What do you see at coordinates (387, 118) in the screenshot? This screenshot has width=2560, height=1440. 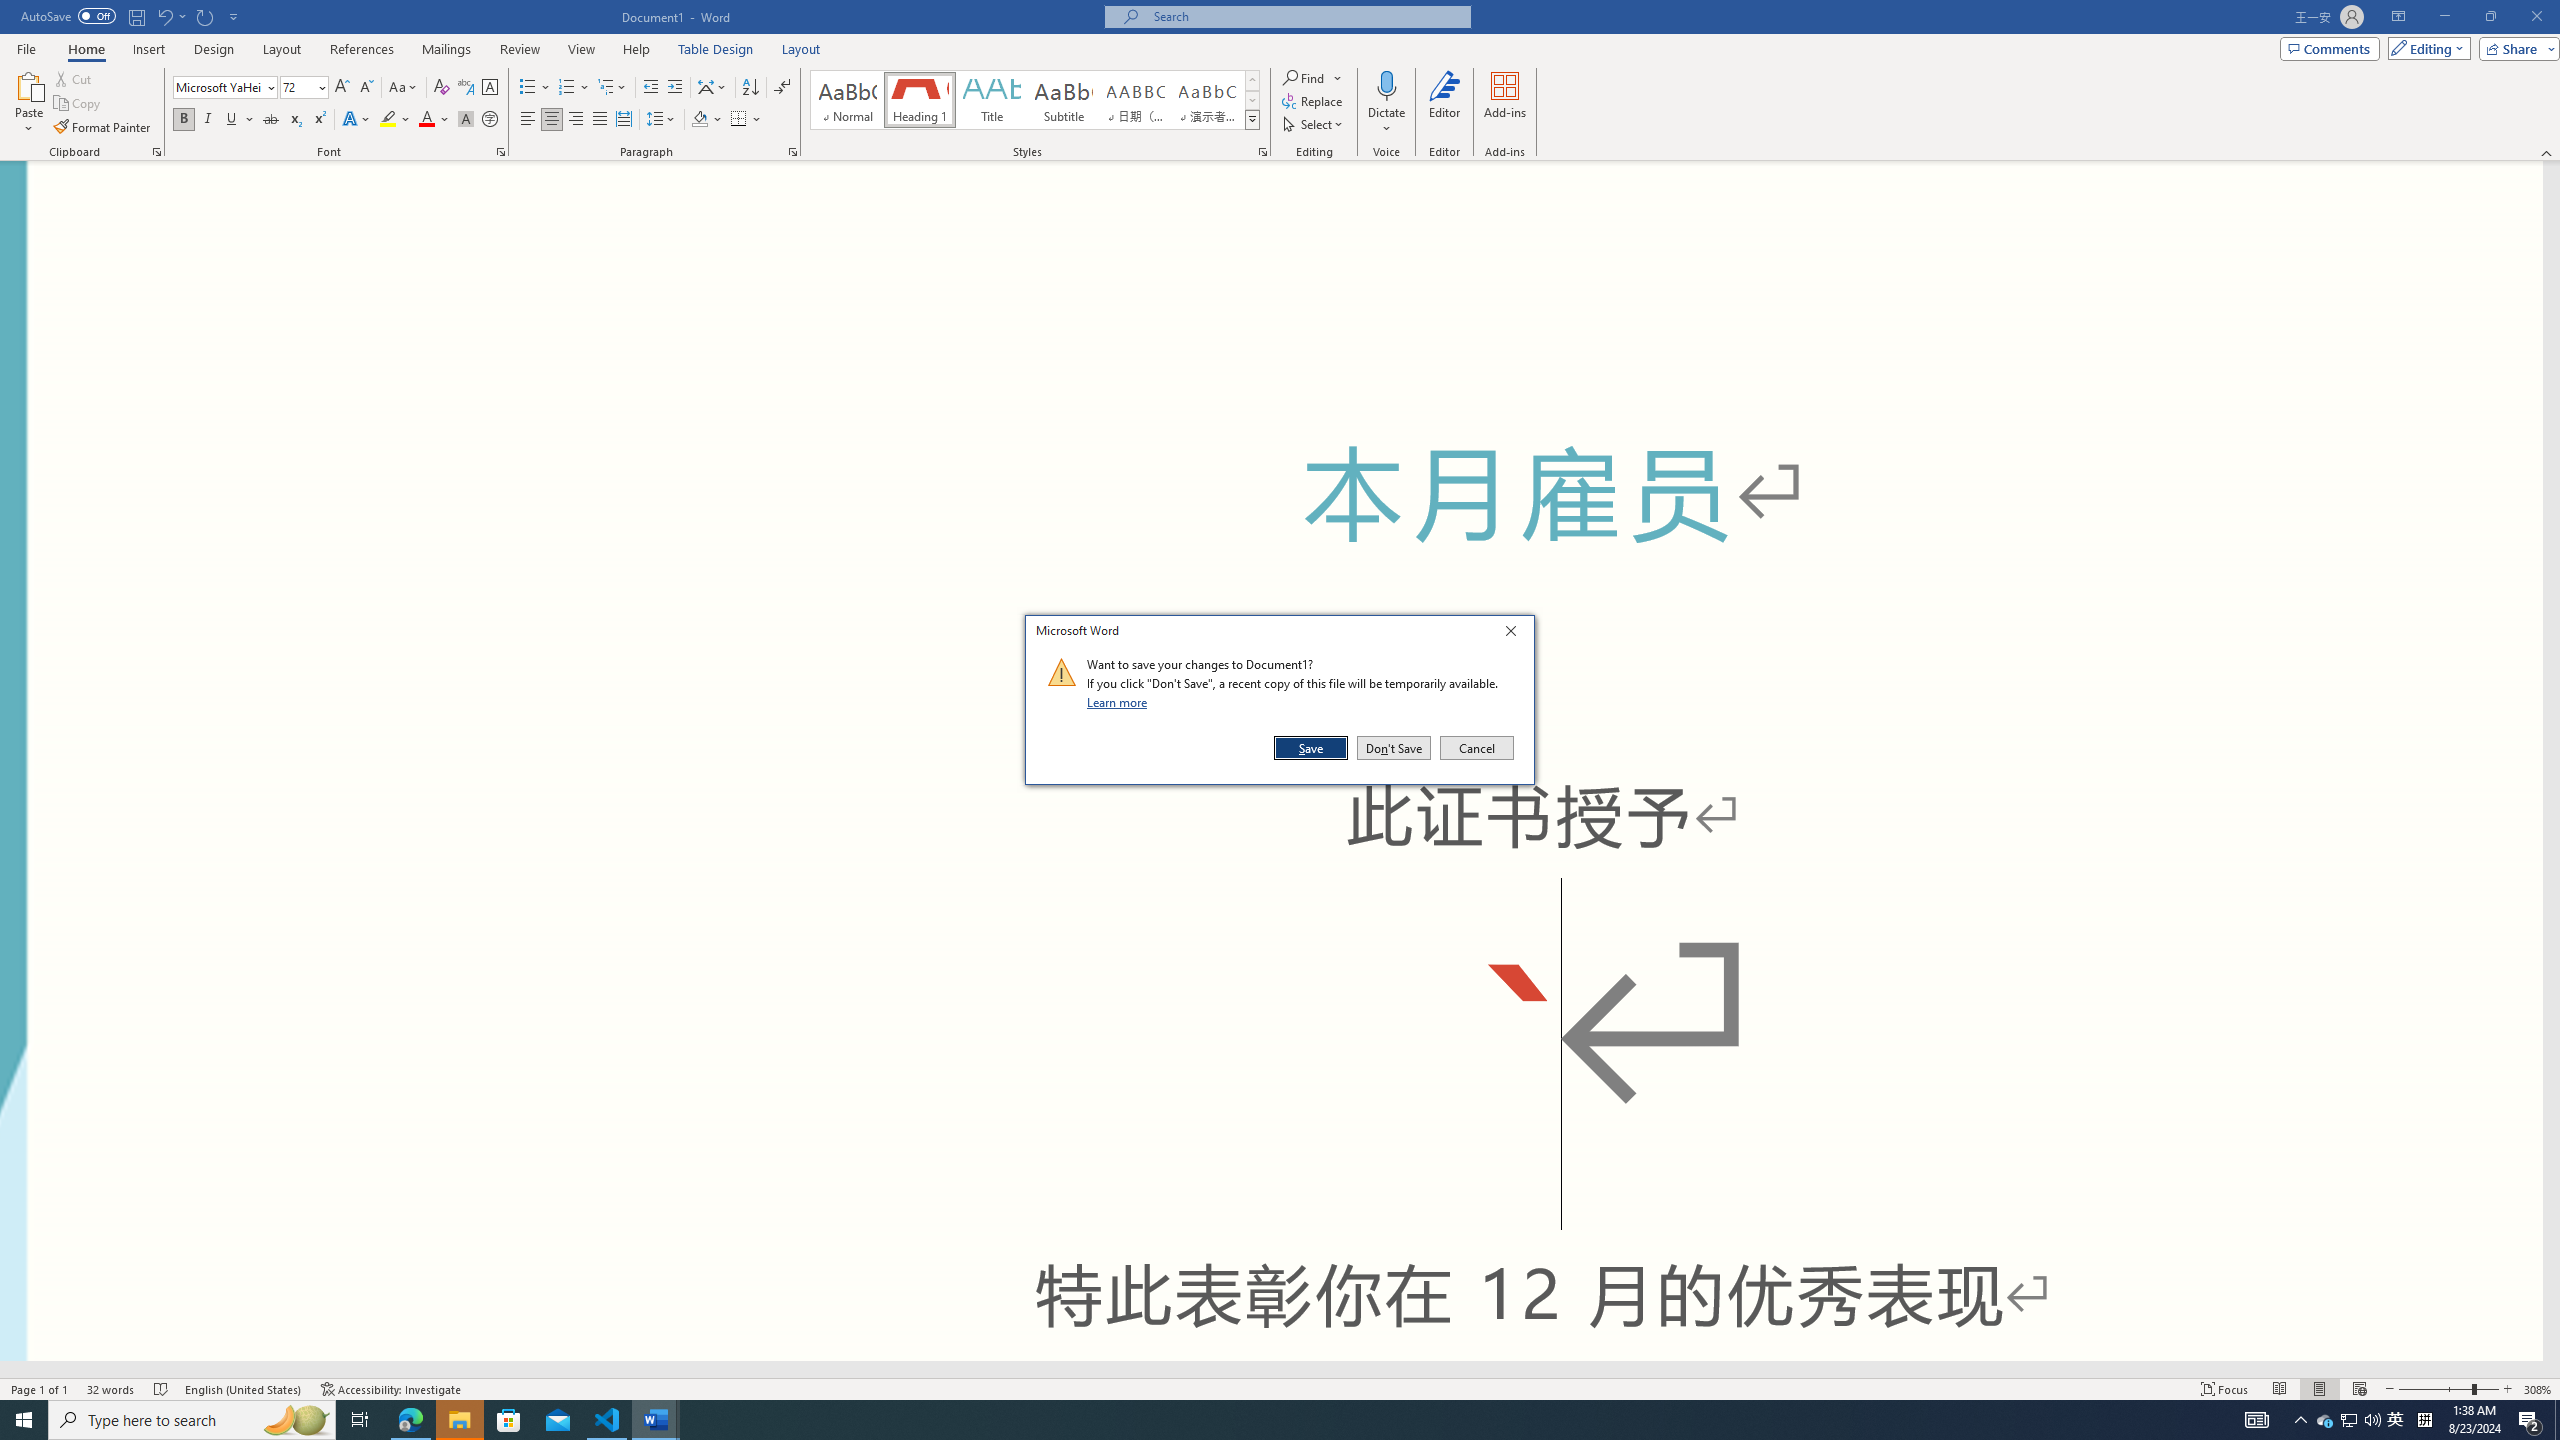 I see `'Text Highlight Color Yellow'` at bounding box center [387, 118].